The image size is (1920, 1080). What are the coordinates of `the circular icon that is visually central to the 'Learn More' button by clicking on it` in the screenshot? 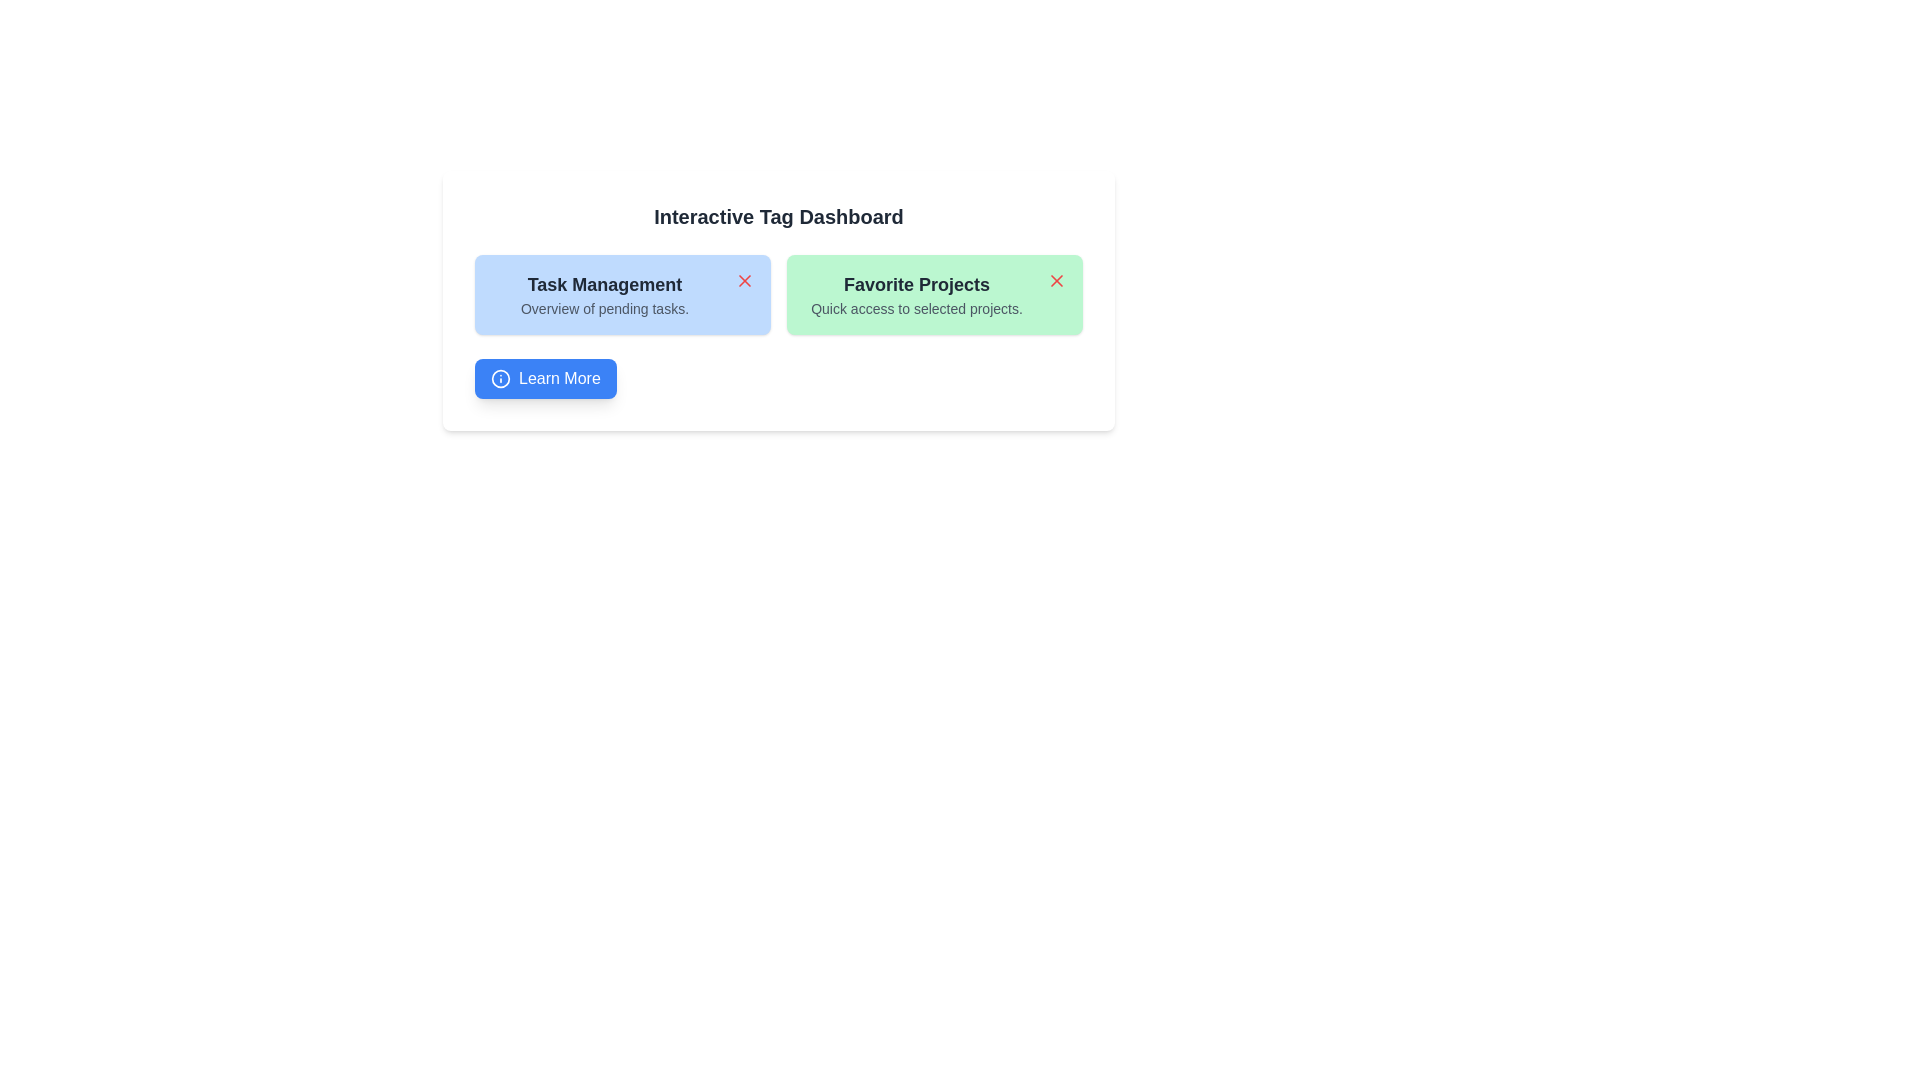 It's located at (500, 378).